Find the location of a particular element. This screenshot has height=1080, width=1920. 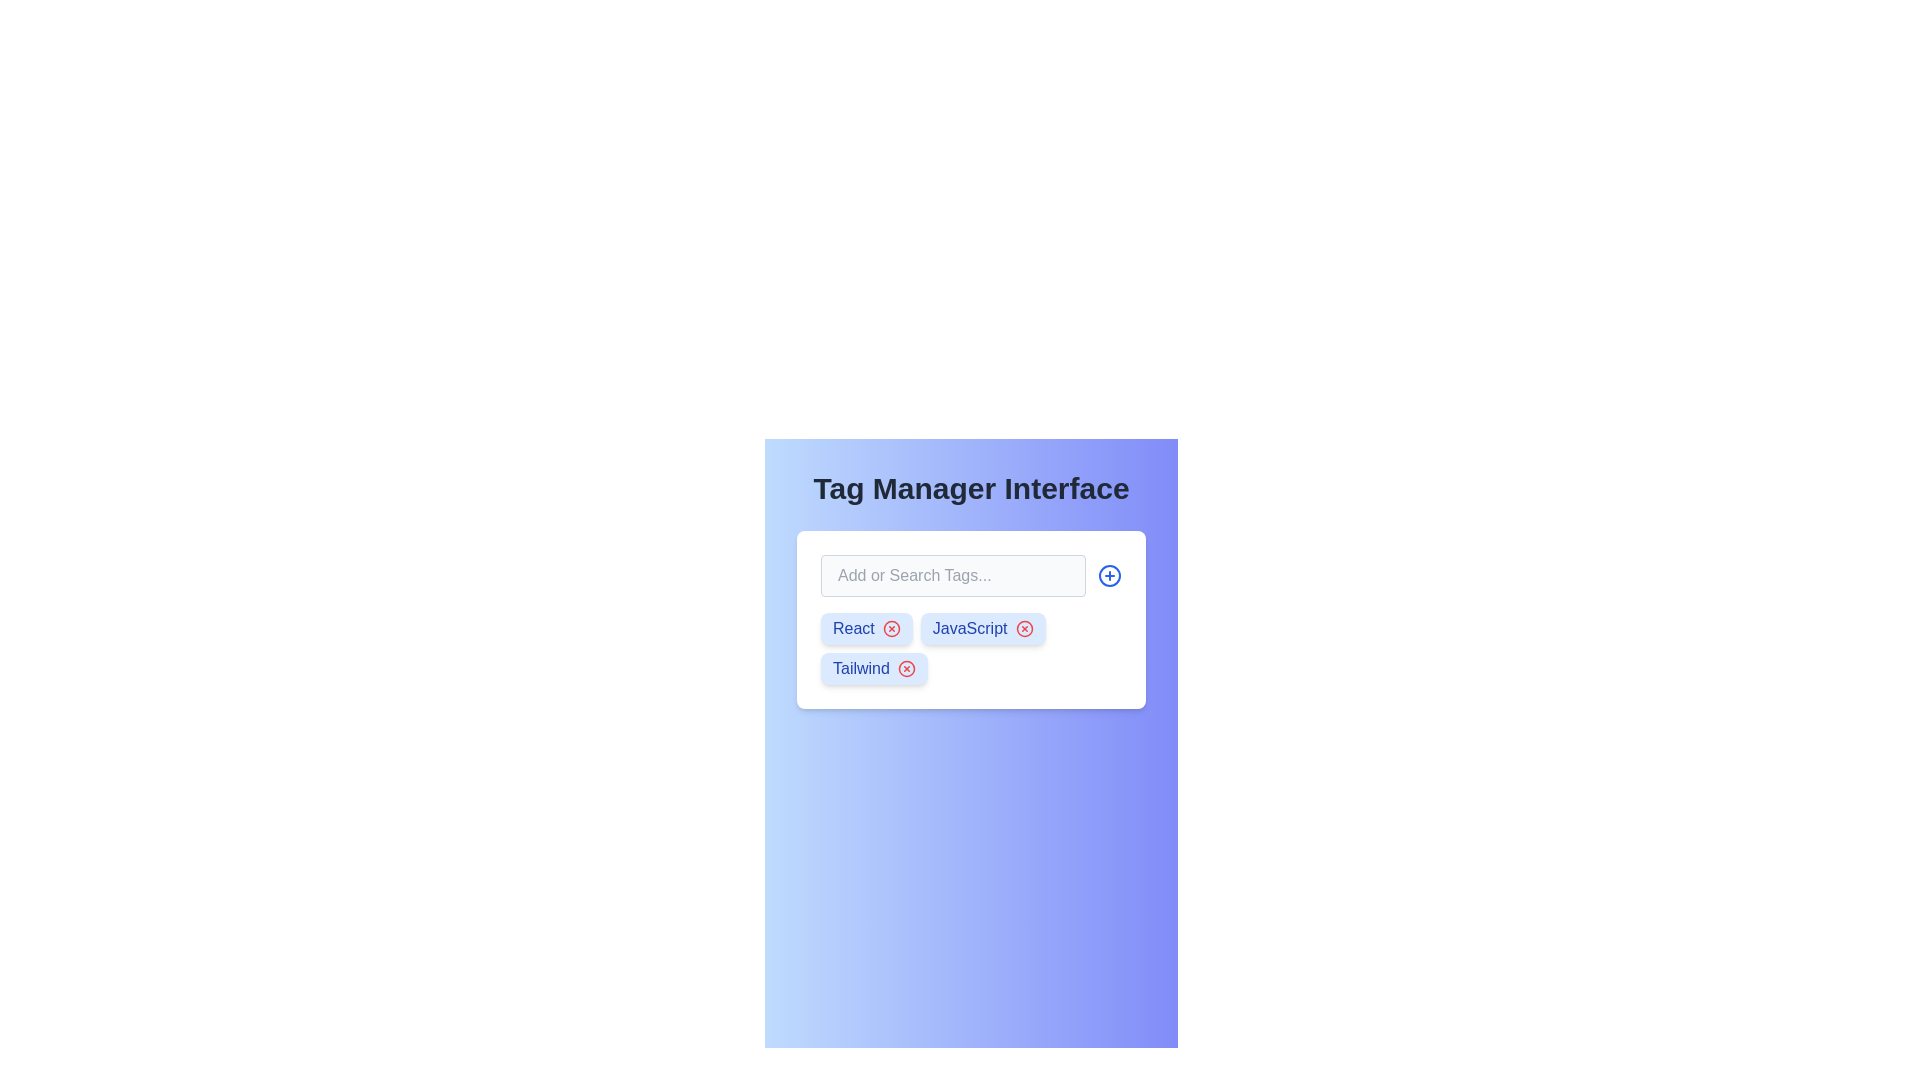

the red circular close icon of the second tag labeled between 'React' and 'Tailwind' is located at coordinates (983, 627).